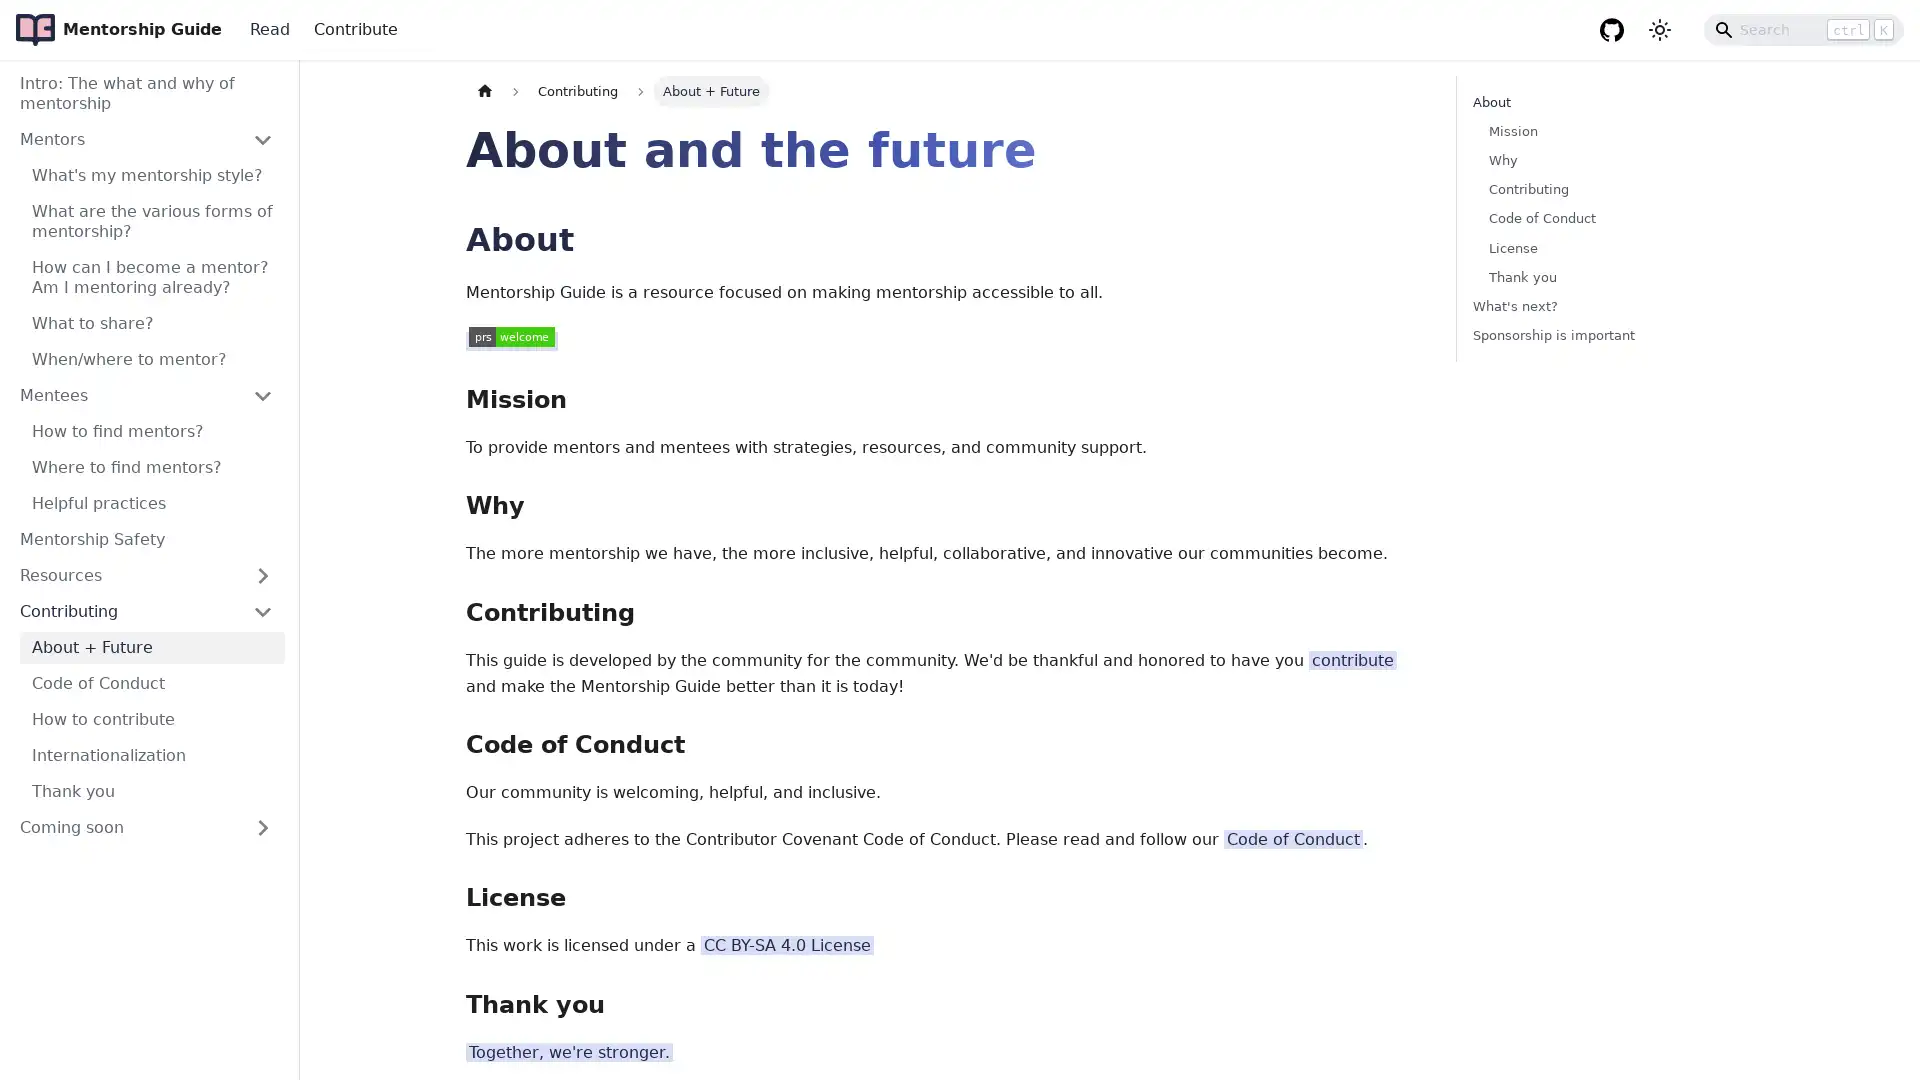 The image size is (1920, 1080). I want to click on Switch between dark and light mode (currently light mode), so click(1660, 30).